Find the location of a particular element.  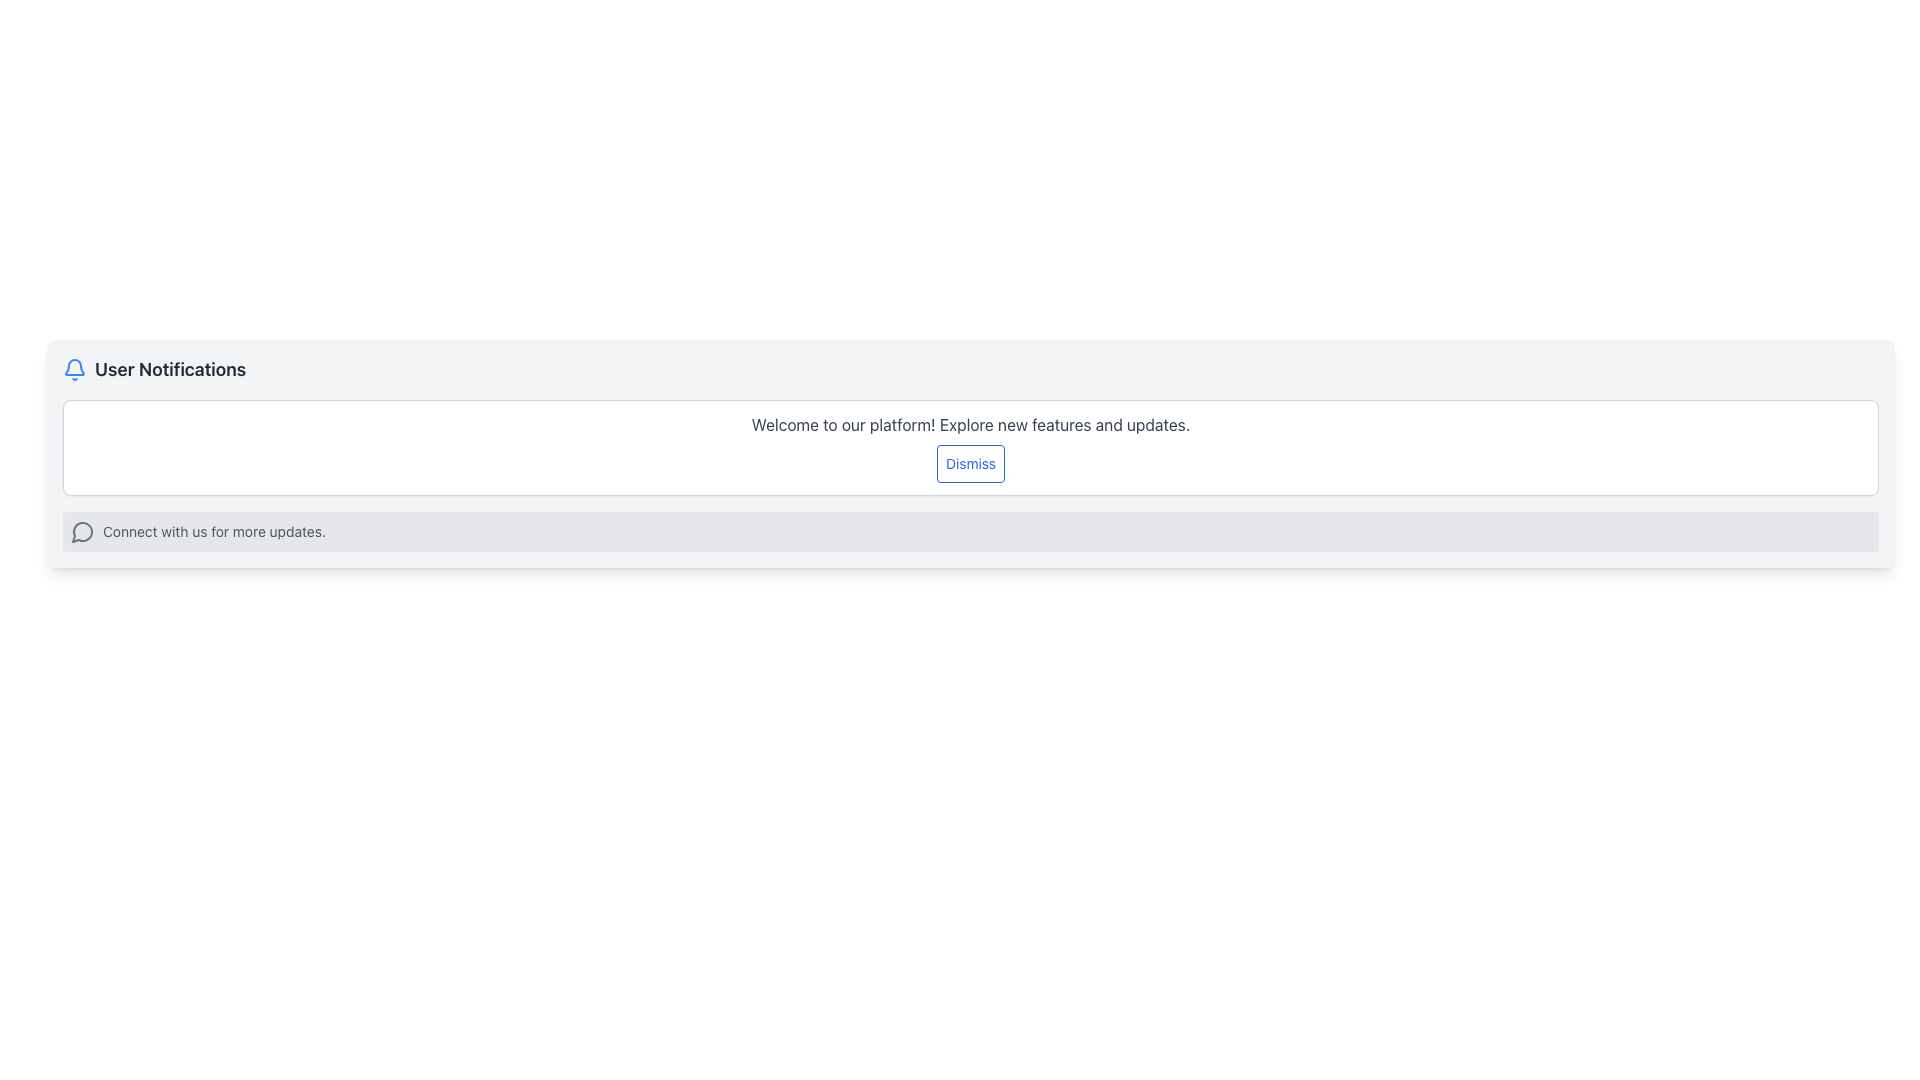

the 'Dismiss' button, which is a rectangular button with a blue border and rounded corners located in the bottom-right corner of a notification message box is located at coordinates (970, 463).